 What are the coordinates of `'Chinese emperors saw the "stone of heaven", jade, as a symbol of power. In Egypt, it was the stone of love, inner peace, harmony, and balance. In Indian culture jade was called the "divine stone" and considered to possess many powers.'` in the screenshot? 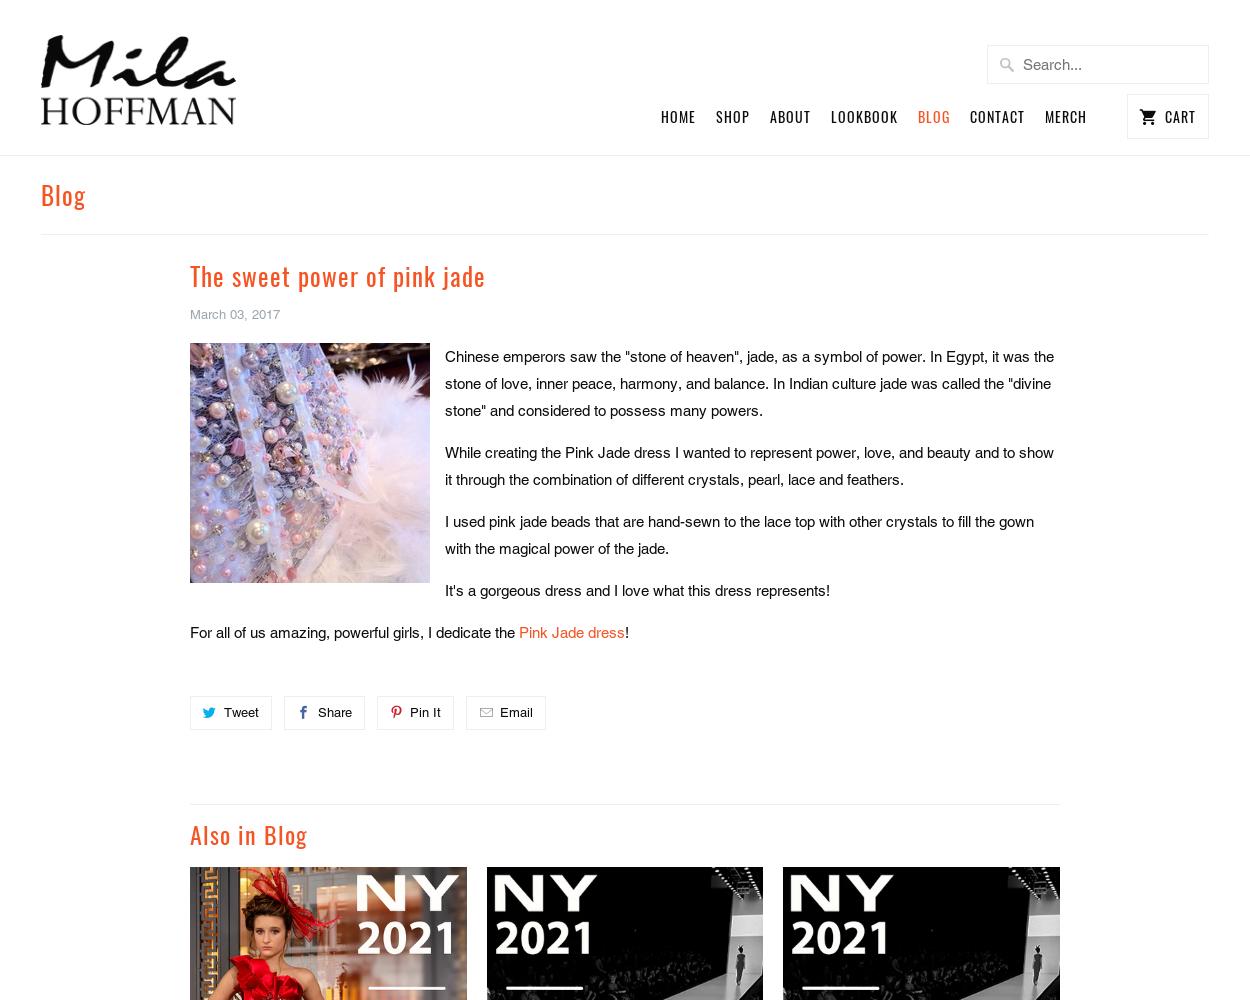 It's located at (747, 382).